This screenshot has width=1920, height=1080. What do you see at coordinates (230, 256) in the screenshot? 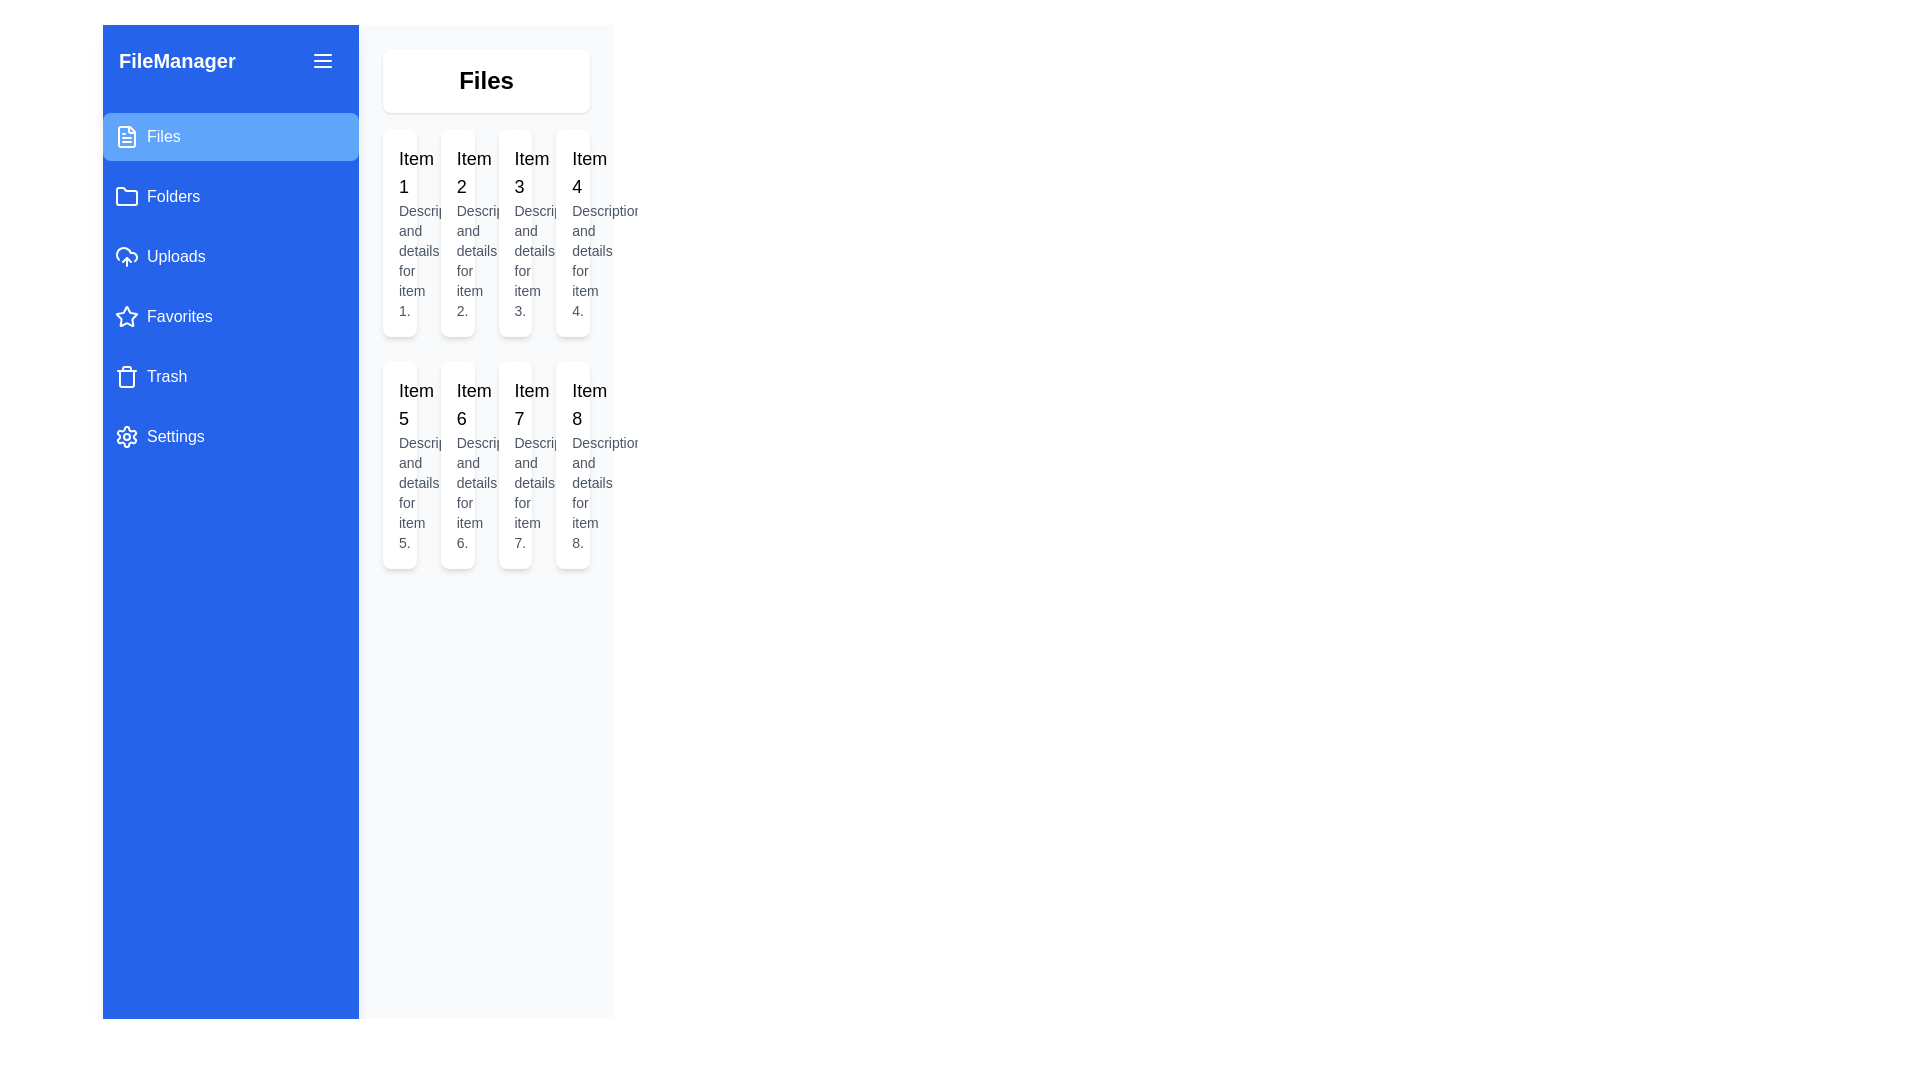
I see `the third menu item in the vertical list of sidebar options` at bounding box center [230, 256].